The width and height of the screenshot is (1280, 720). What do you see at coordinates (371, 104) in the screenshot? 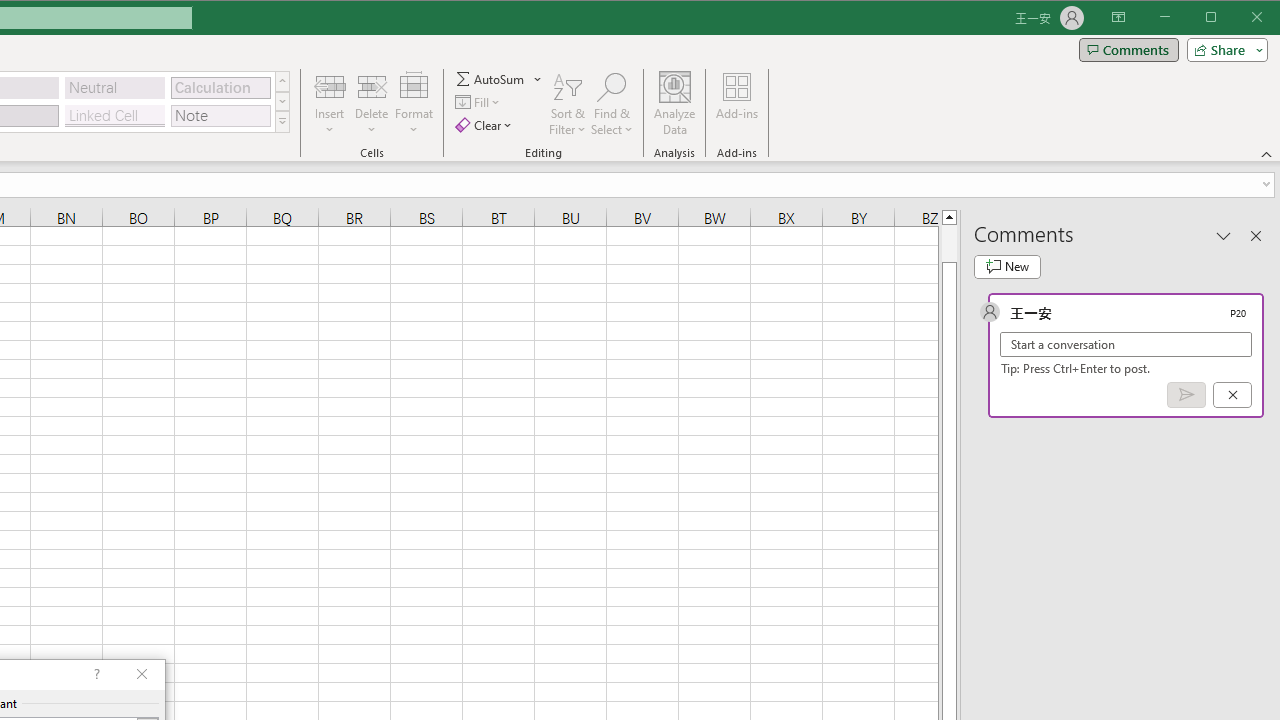
I see `'Delete'` at bounding box center [371, 104].